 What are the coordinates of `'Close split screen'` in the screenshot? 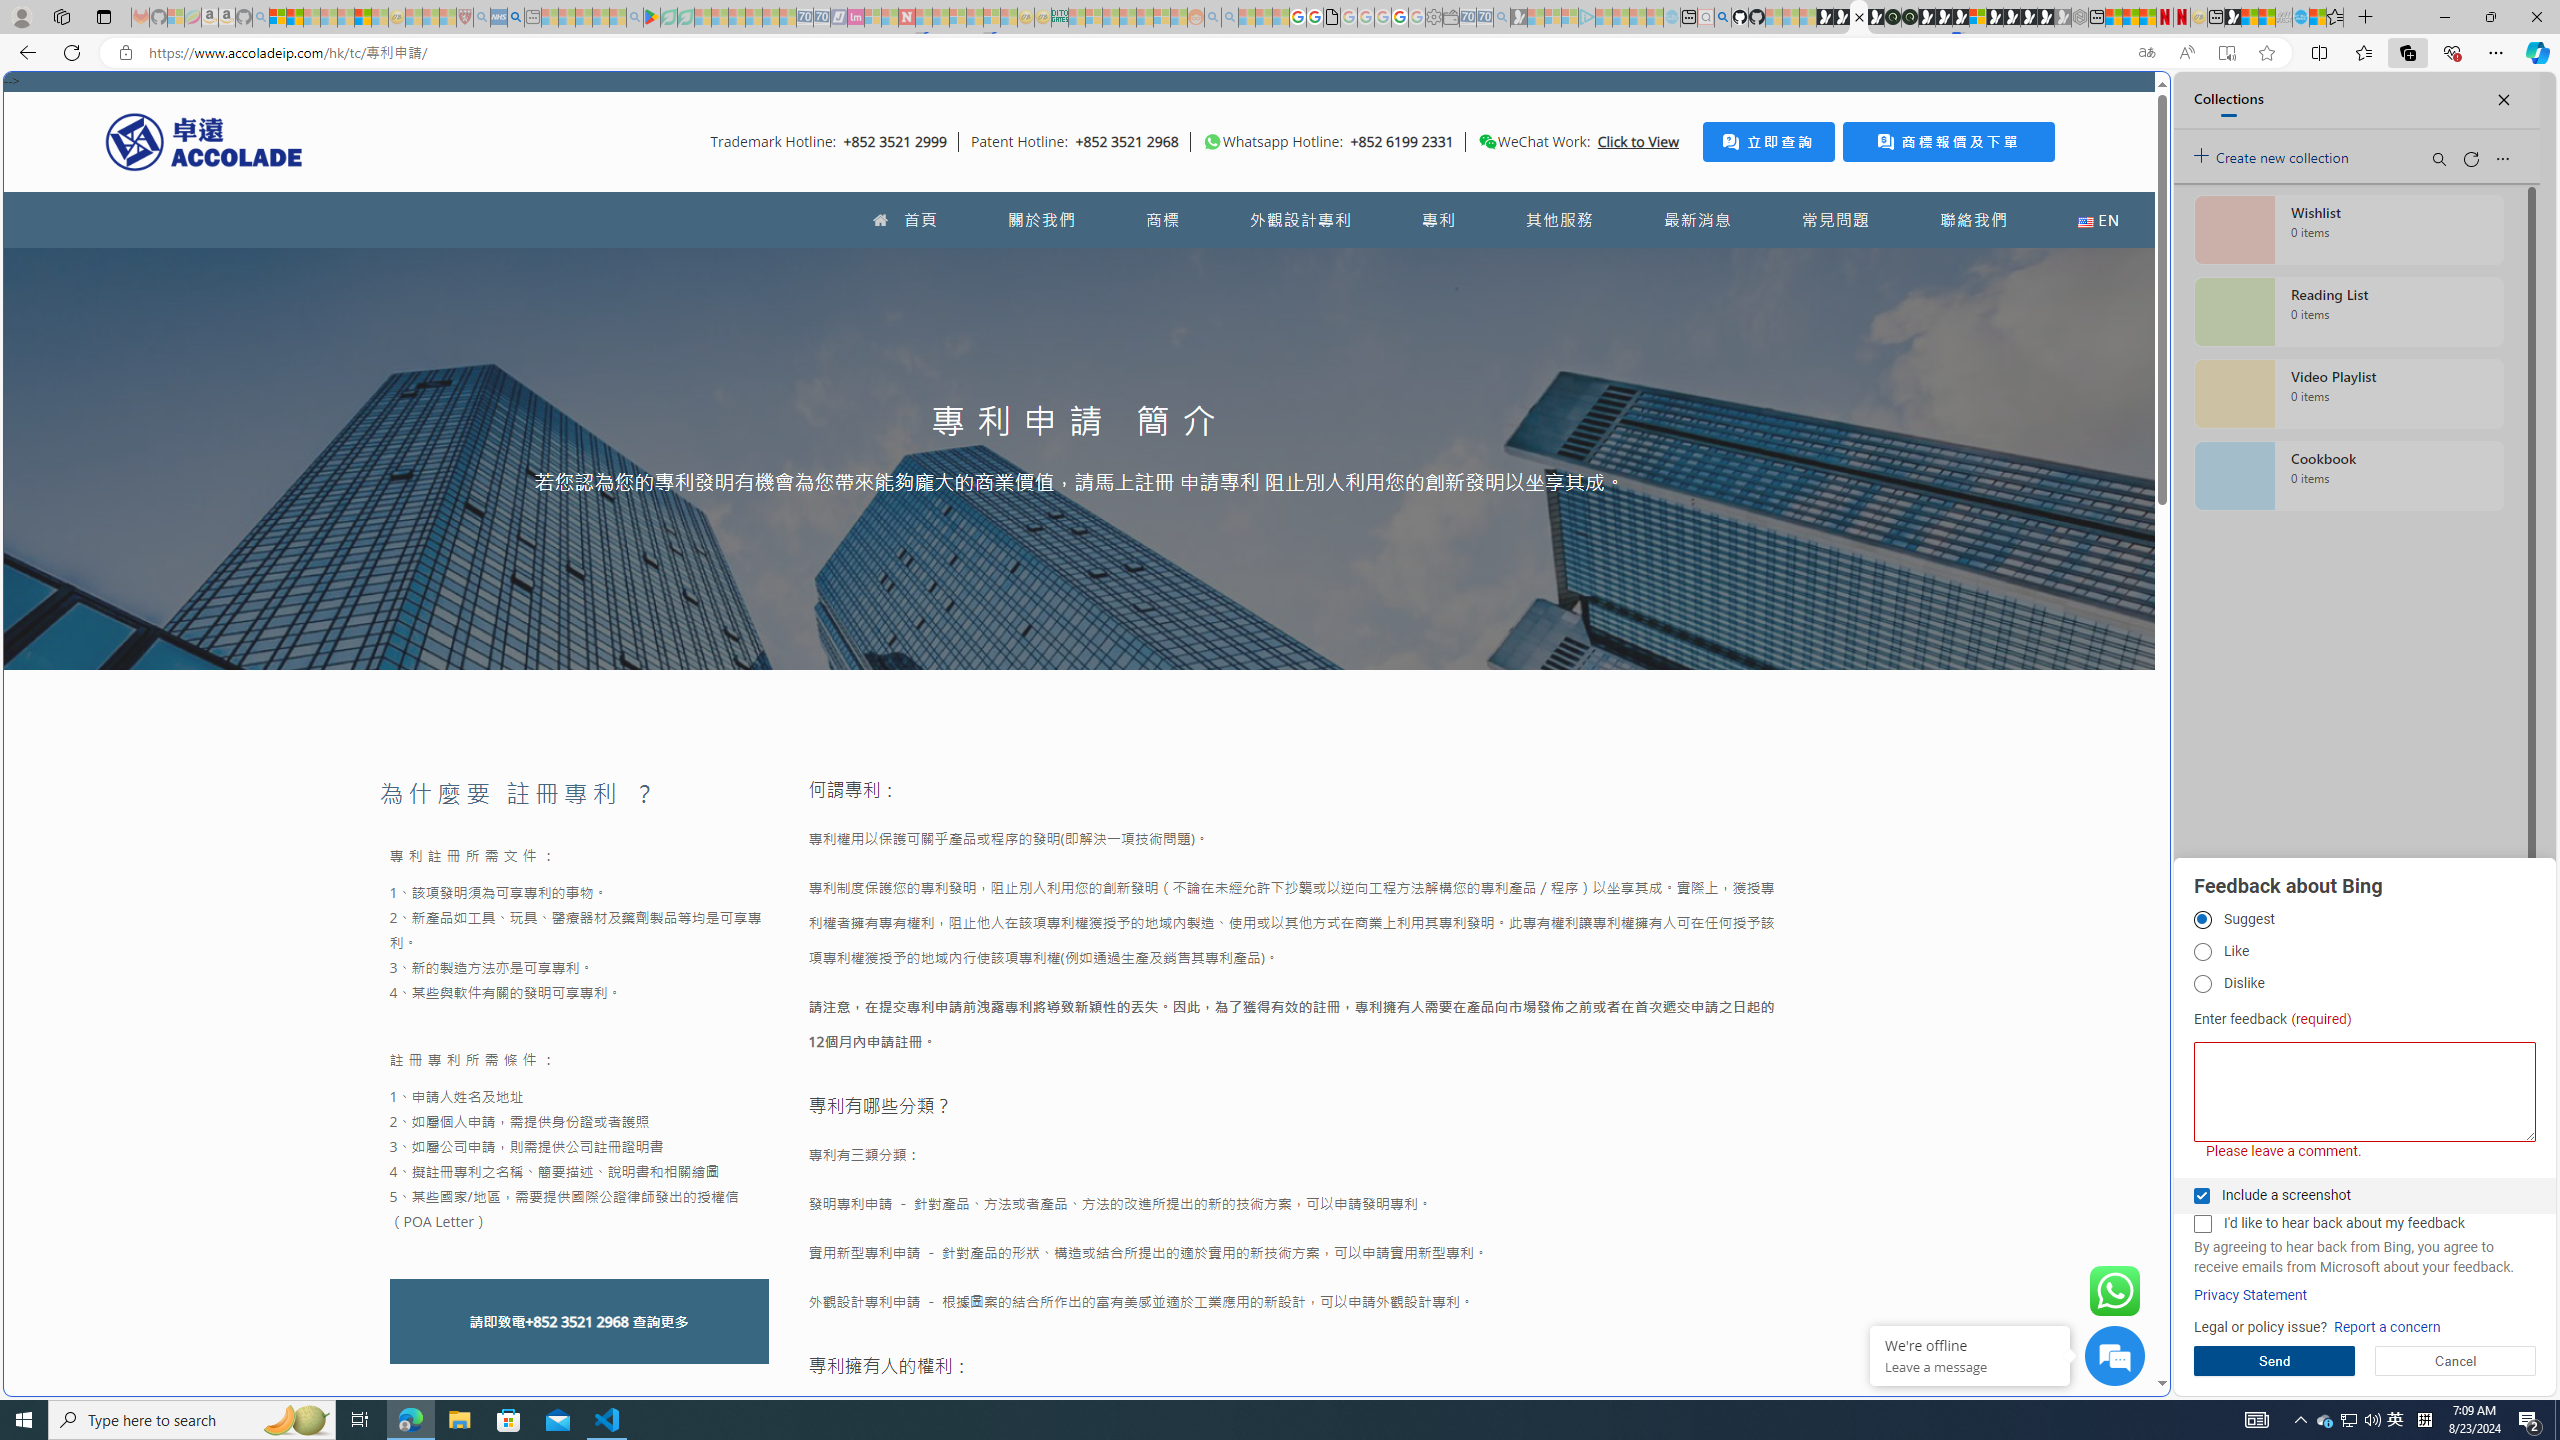 It's located at (2123, 100).